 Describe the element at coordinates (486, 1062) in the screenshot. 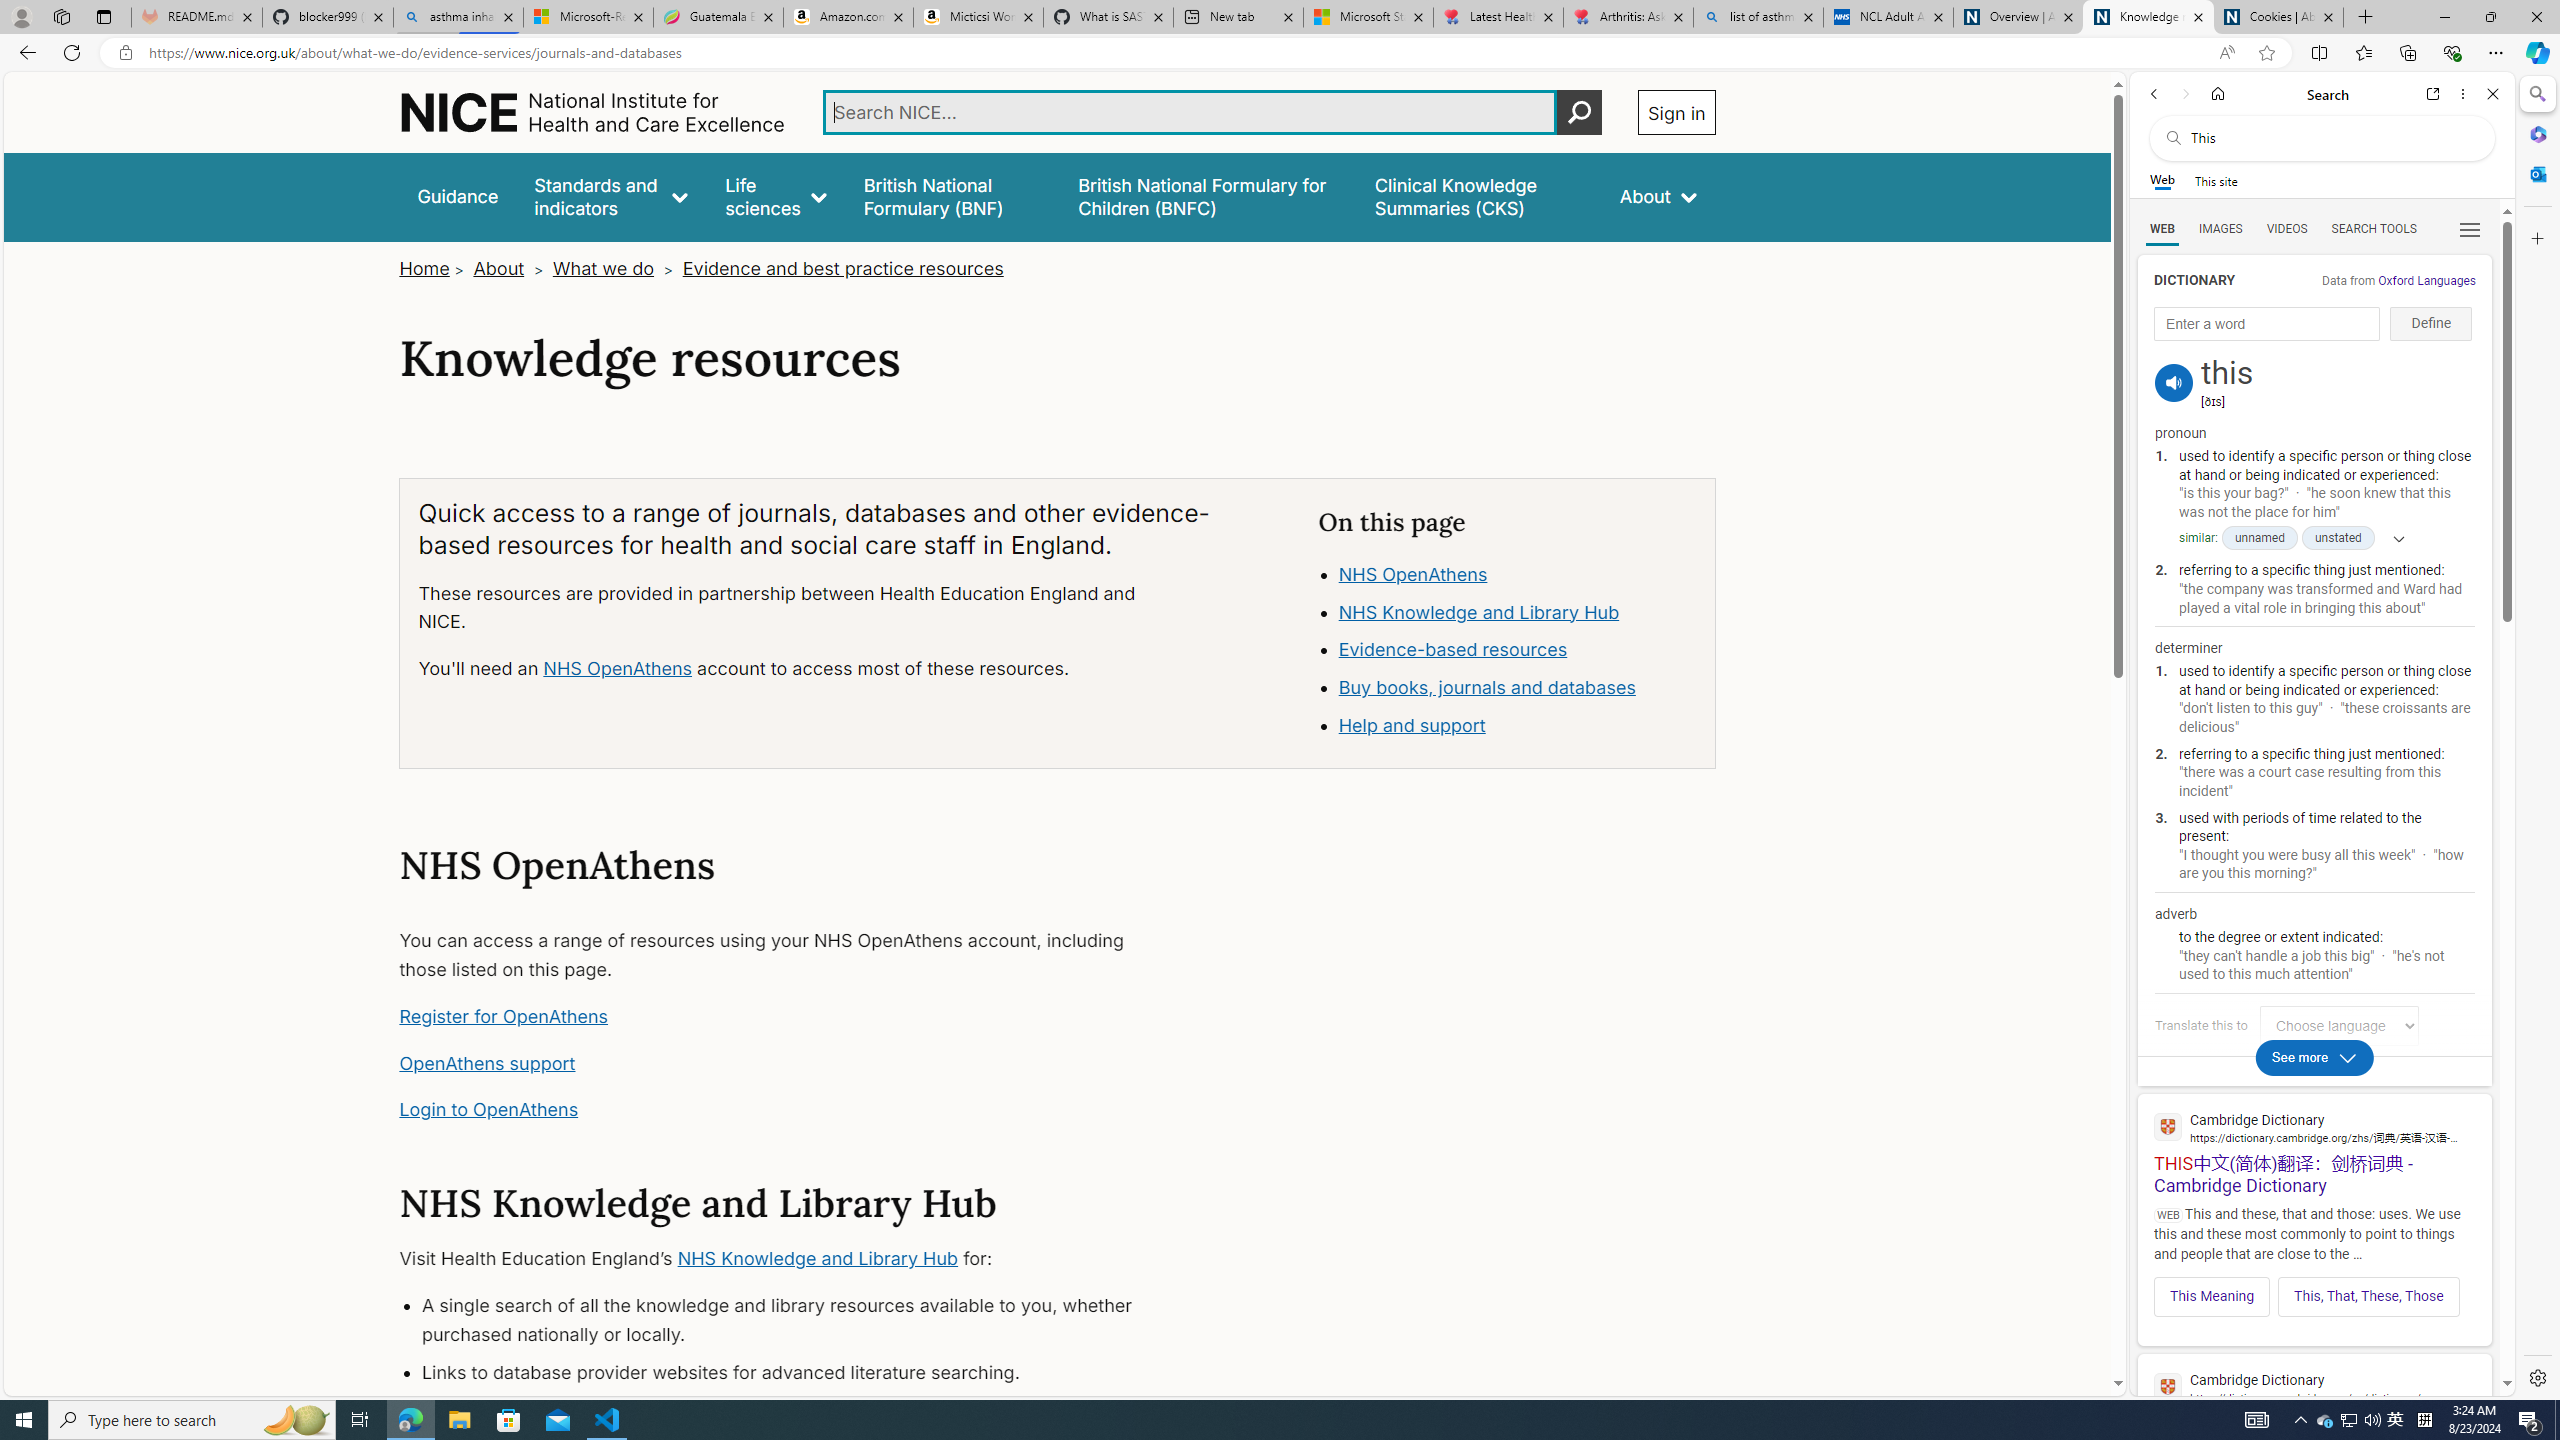

I see `'OpenAthens support'` at that location.